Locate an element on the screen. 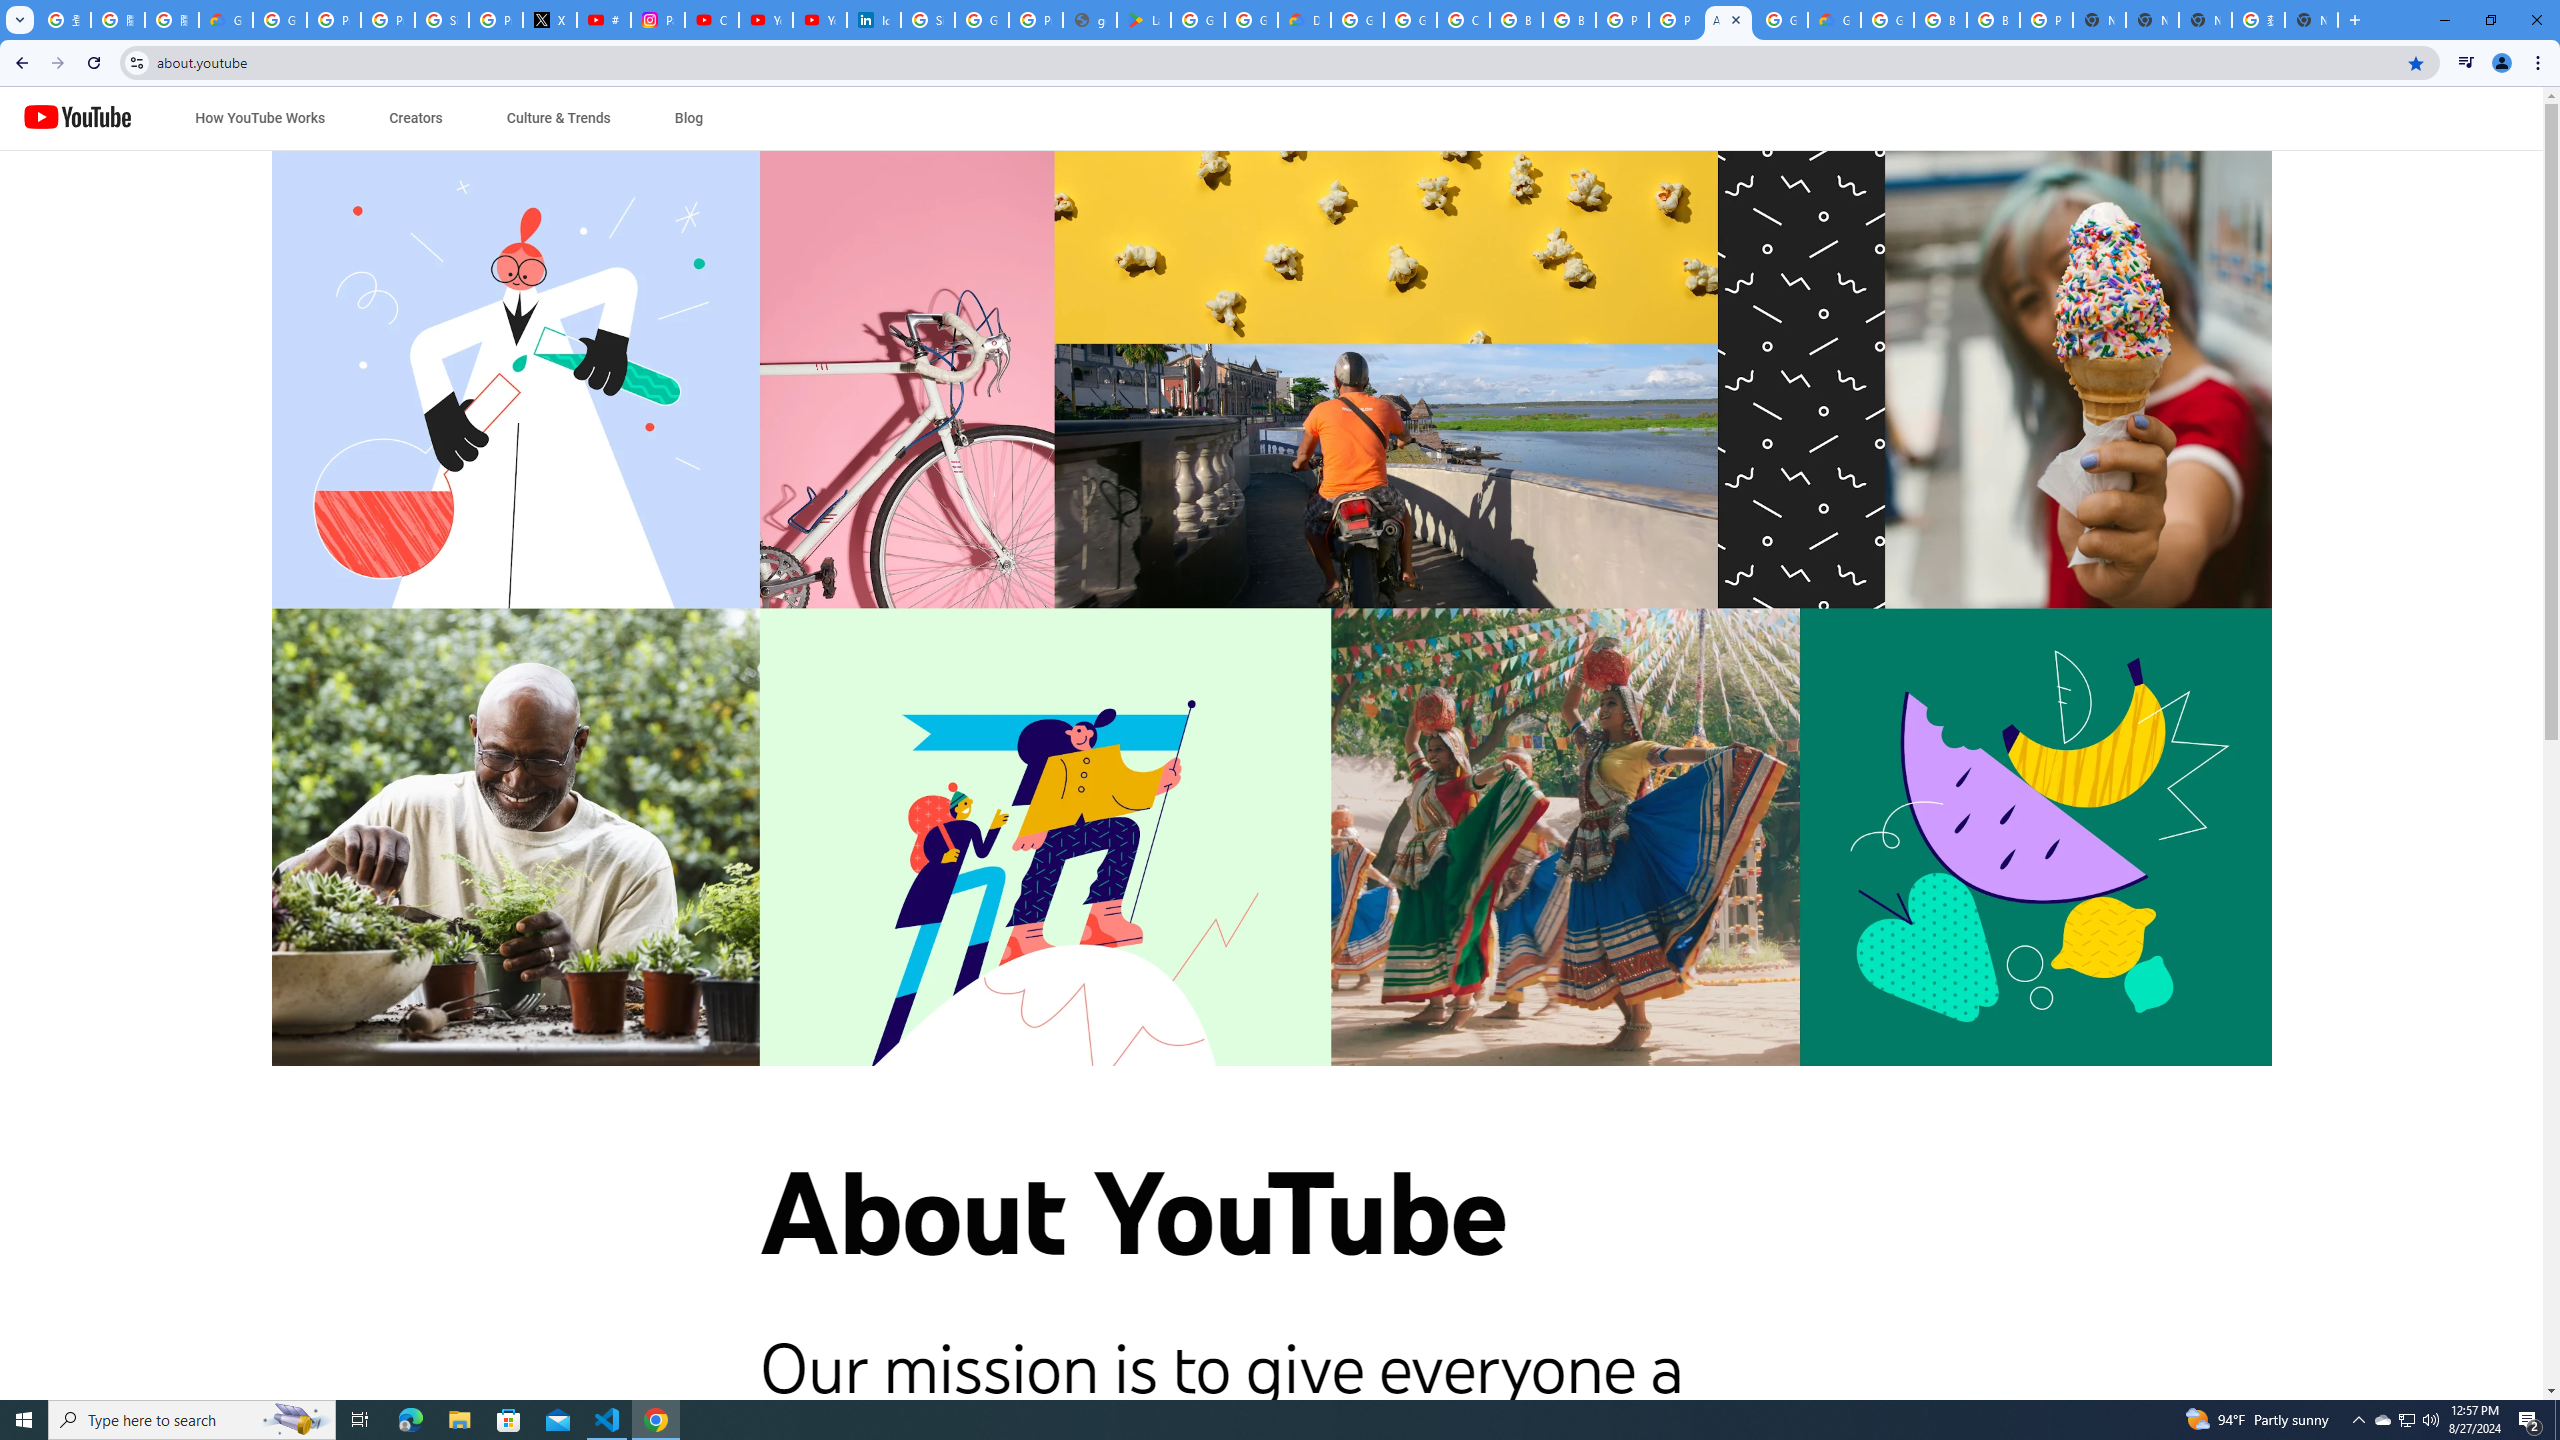  'YouTube Culture & Trends - YouTube Top 10, 2021' is located at coordinates (819, 19).